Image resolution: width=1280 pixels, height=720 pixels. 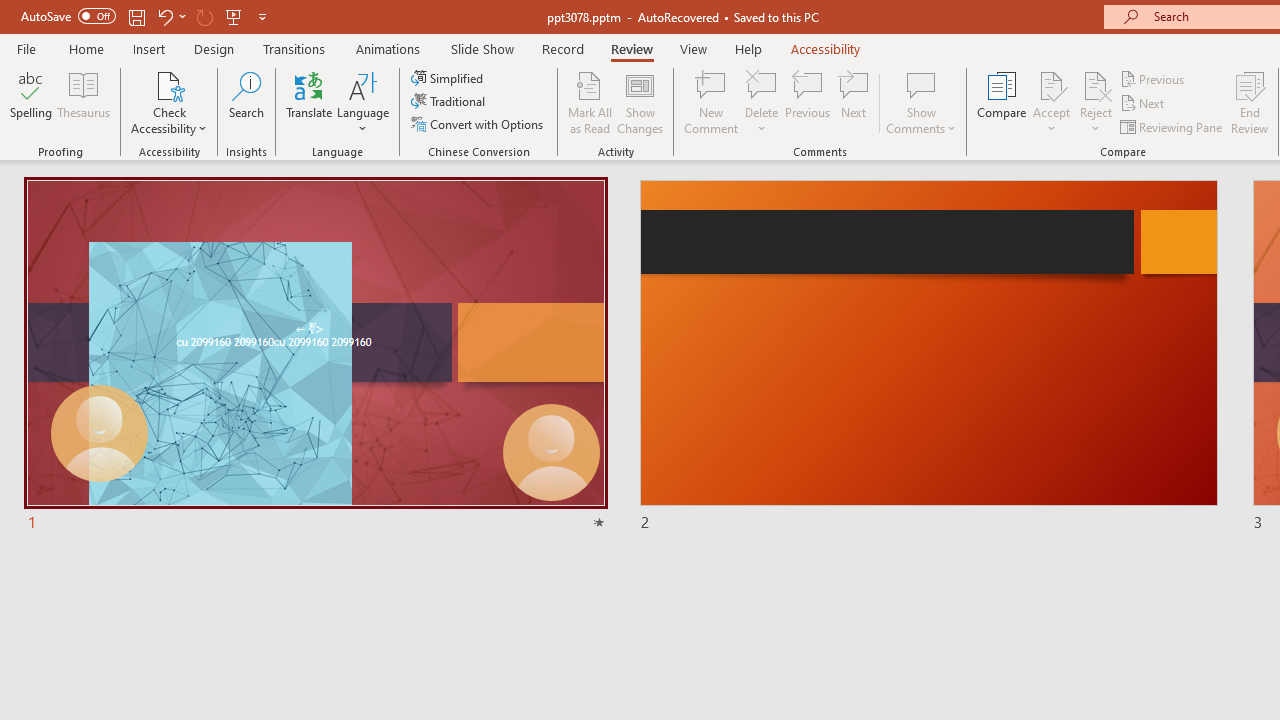 I want to click on 'Accessibility', so click(x=826, y=48).